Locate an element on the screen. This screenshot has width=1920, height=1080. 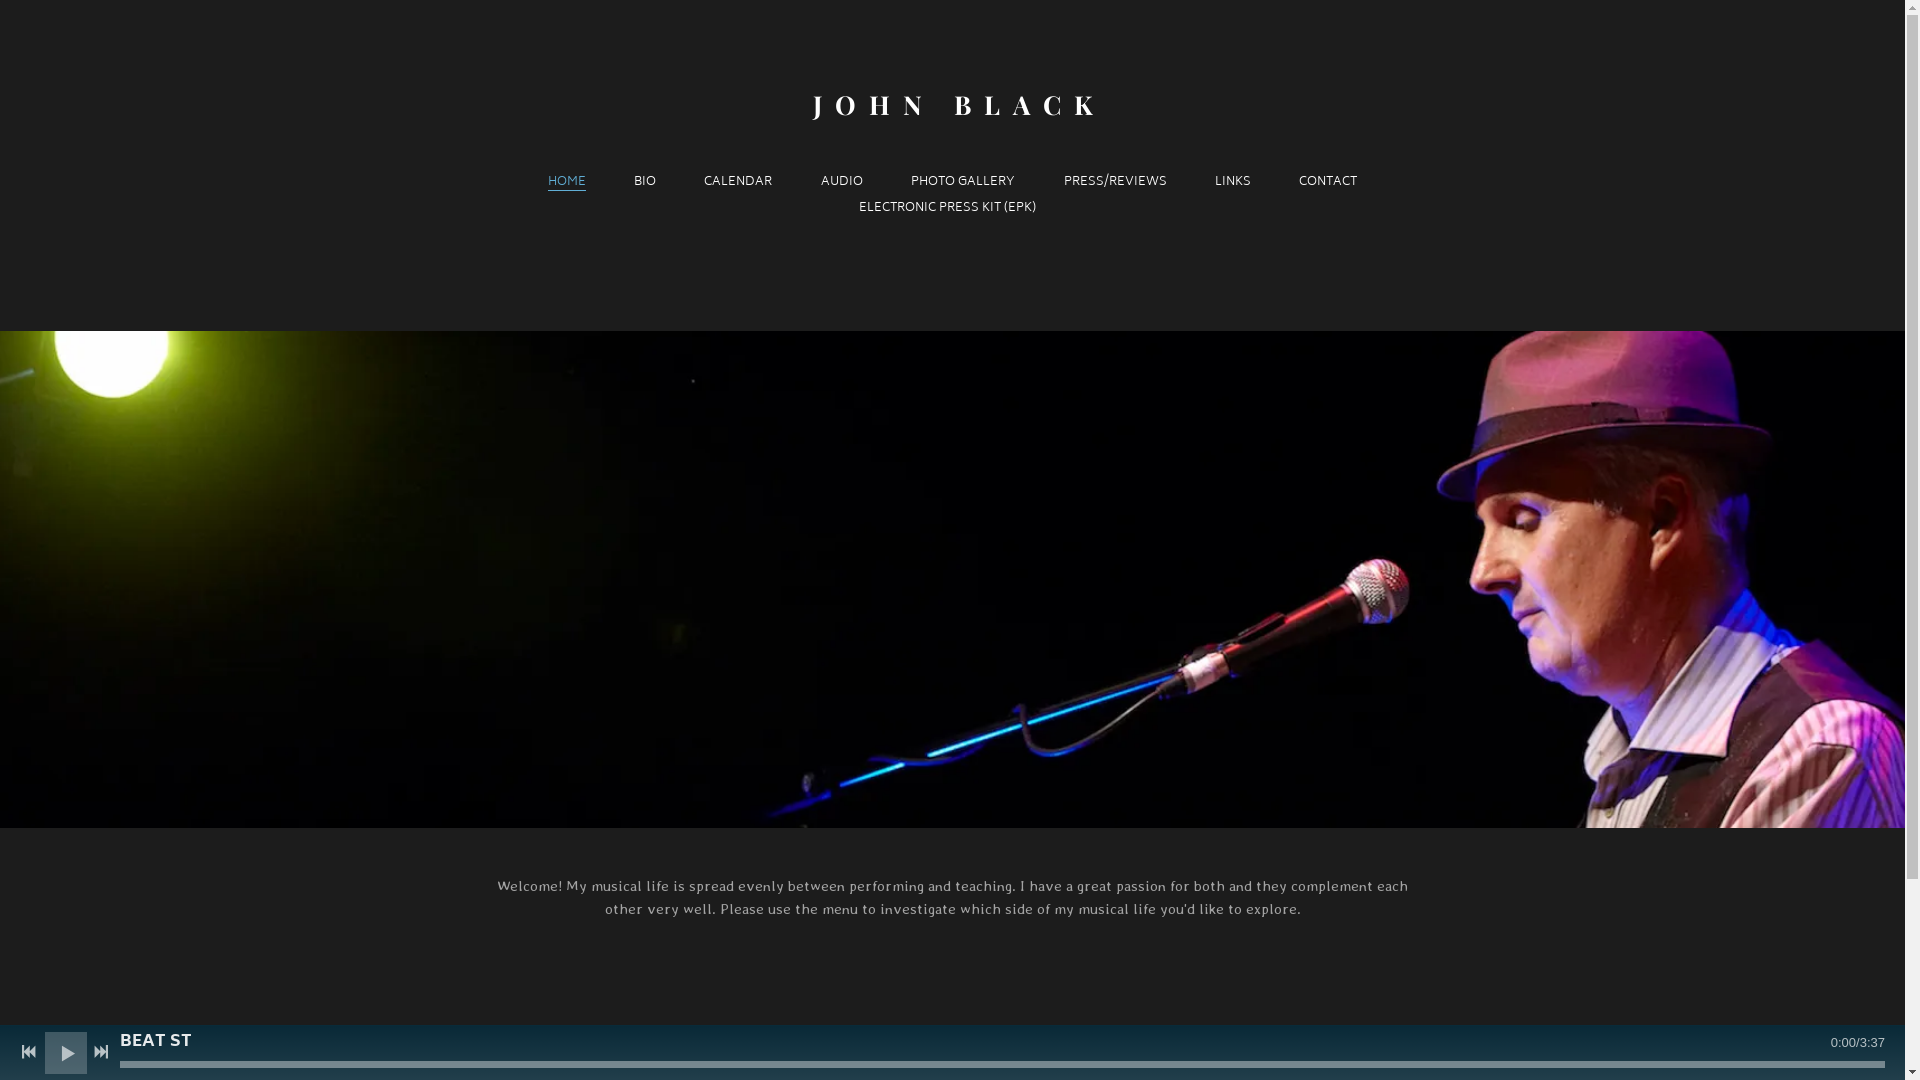
'JOHN BLACK' is located at coordinates (952, 105).